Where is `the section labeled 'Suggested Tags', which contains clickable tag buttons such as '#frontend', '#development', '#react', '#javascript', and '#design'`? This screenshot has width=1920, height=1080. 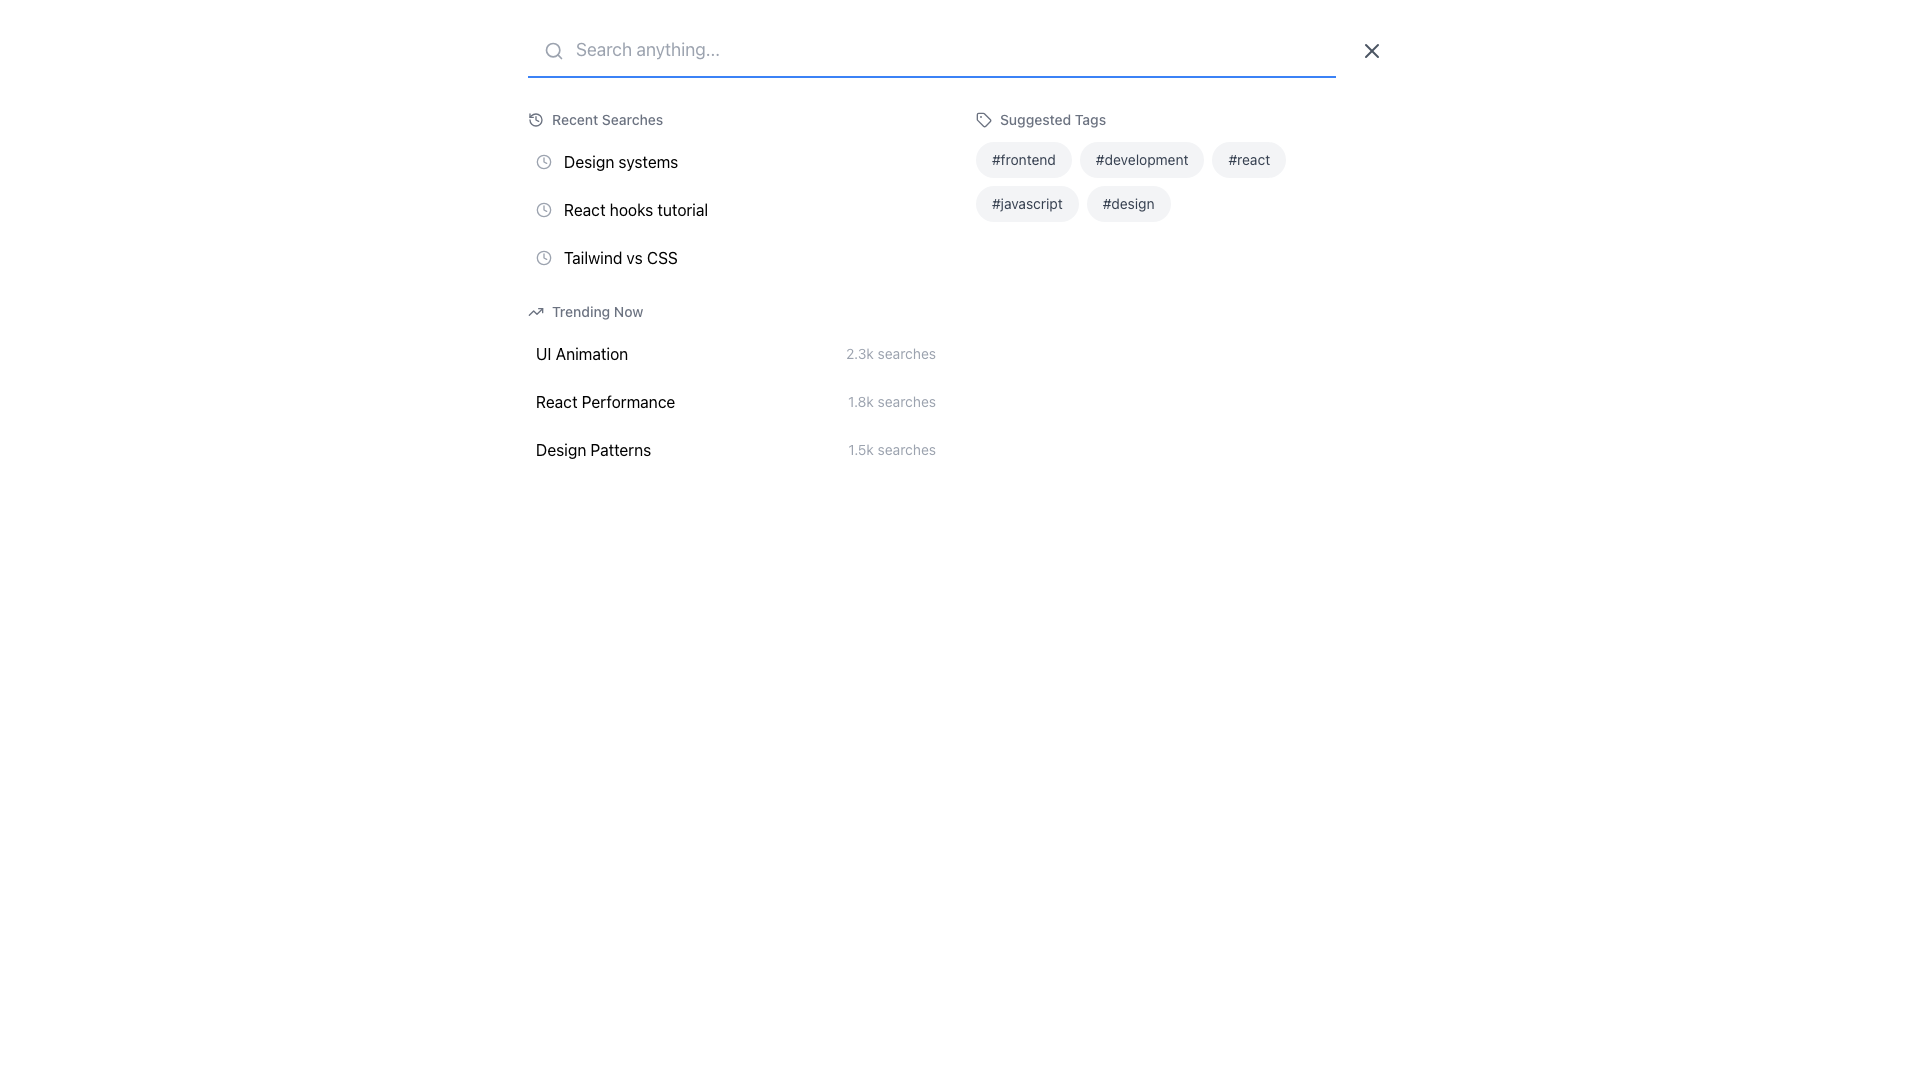
the section labeled 'Suggested Tags', which contains clickable tag buttons such as '#frontend', '#development', '#react', '#javascript', and '#design' is located at coordinates (1184, 289).